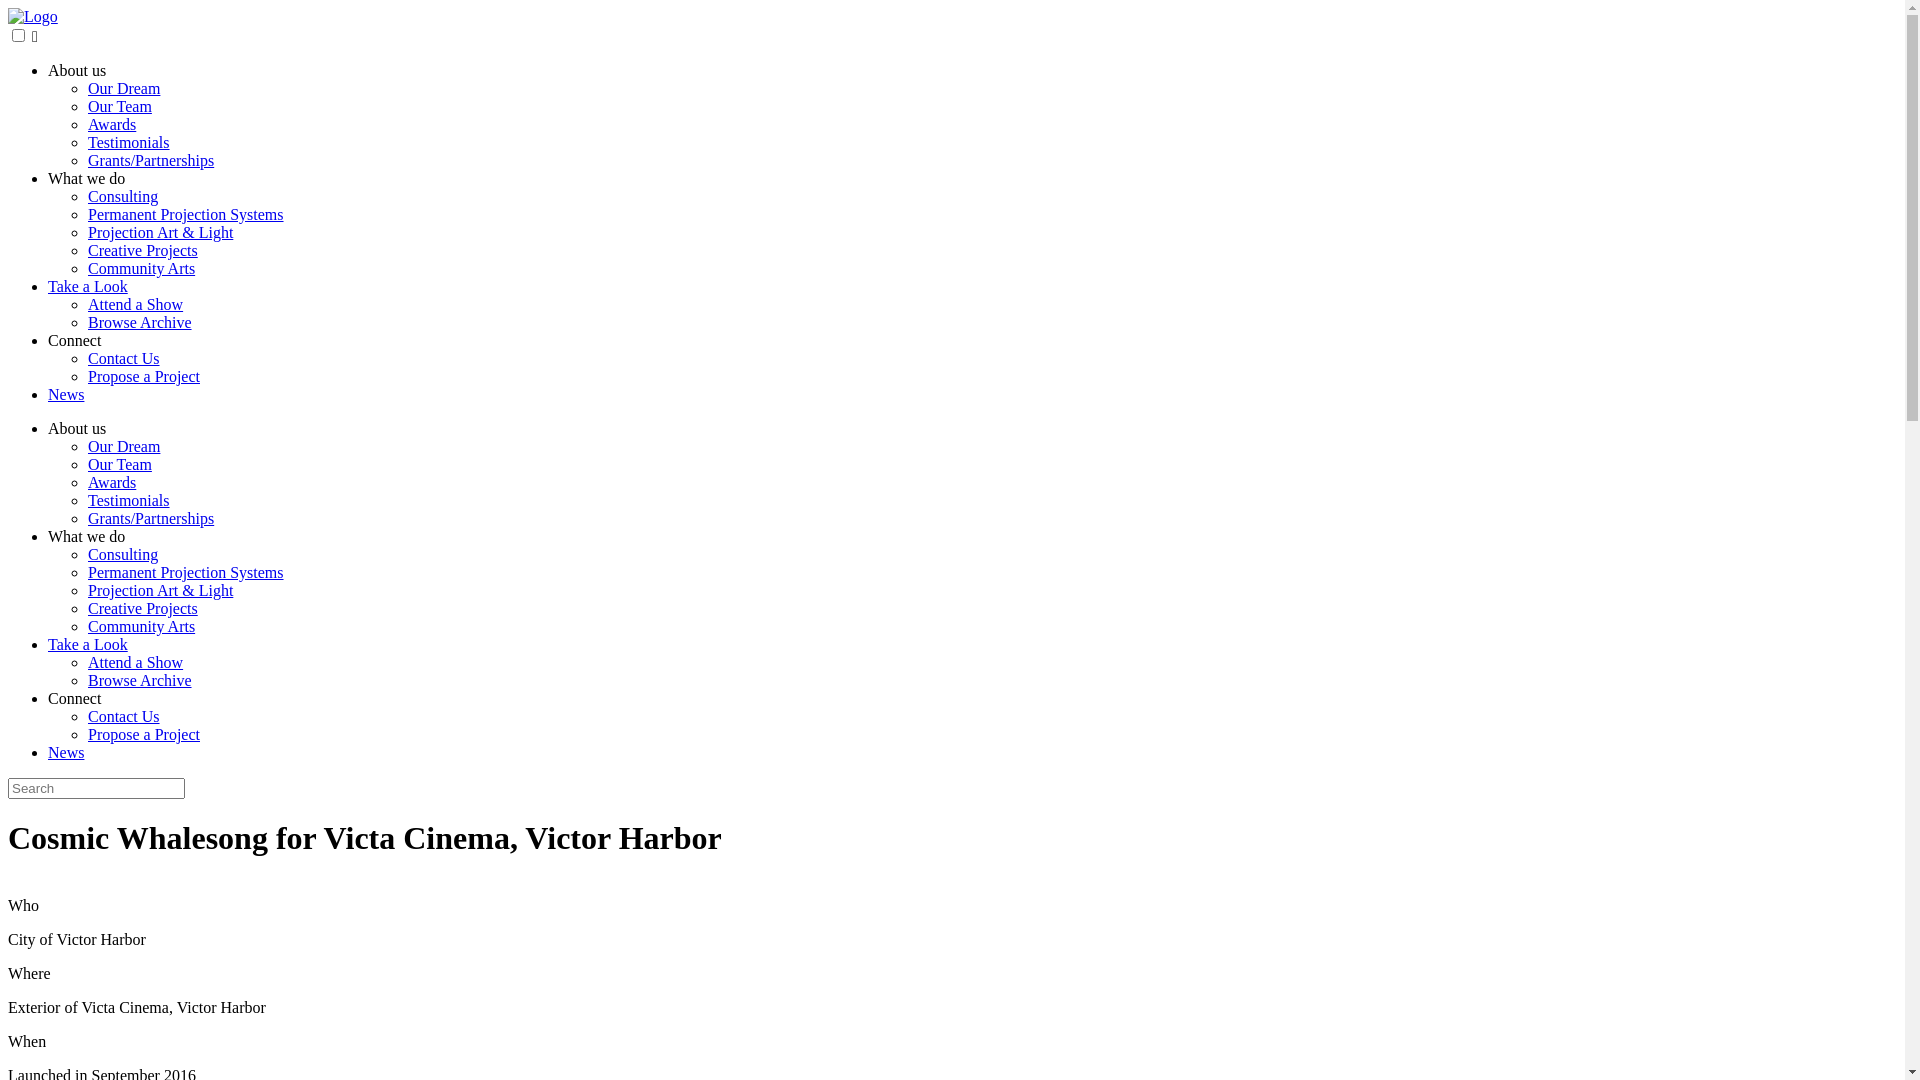 The image size is (1920, 1080). What do you see at coordinates (134, 662) in the screenshot?
I see `'Attend a Show'` at bounding box center [134, 662].